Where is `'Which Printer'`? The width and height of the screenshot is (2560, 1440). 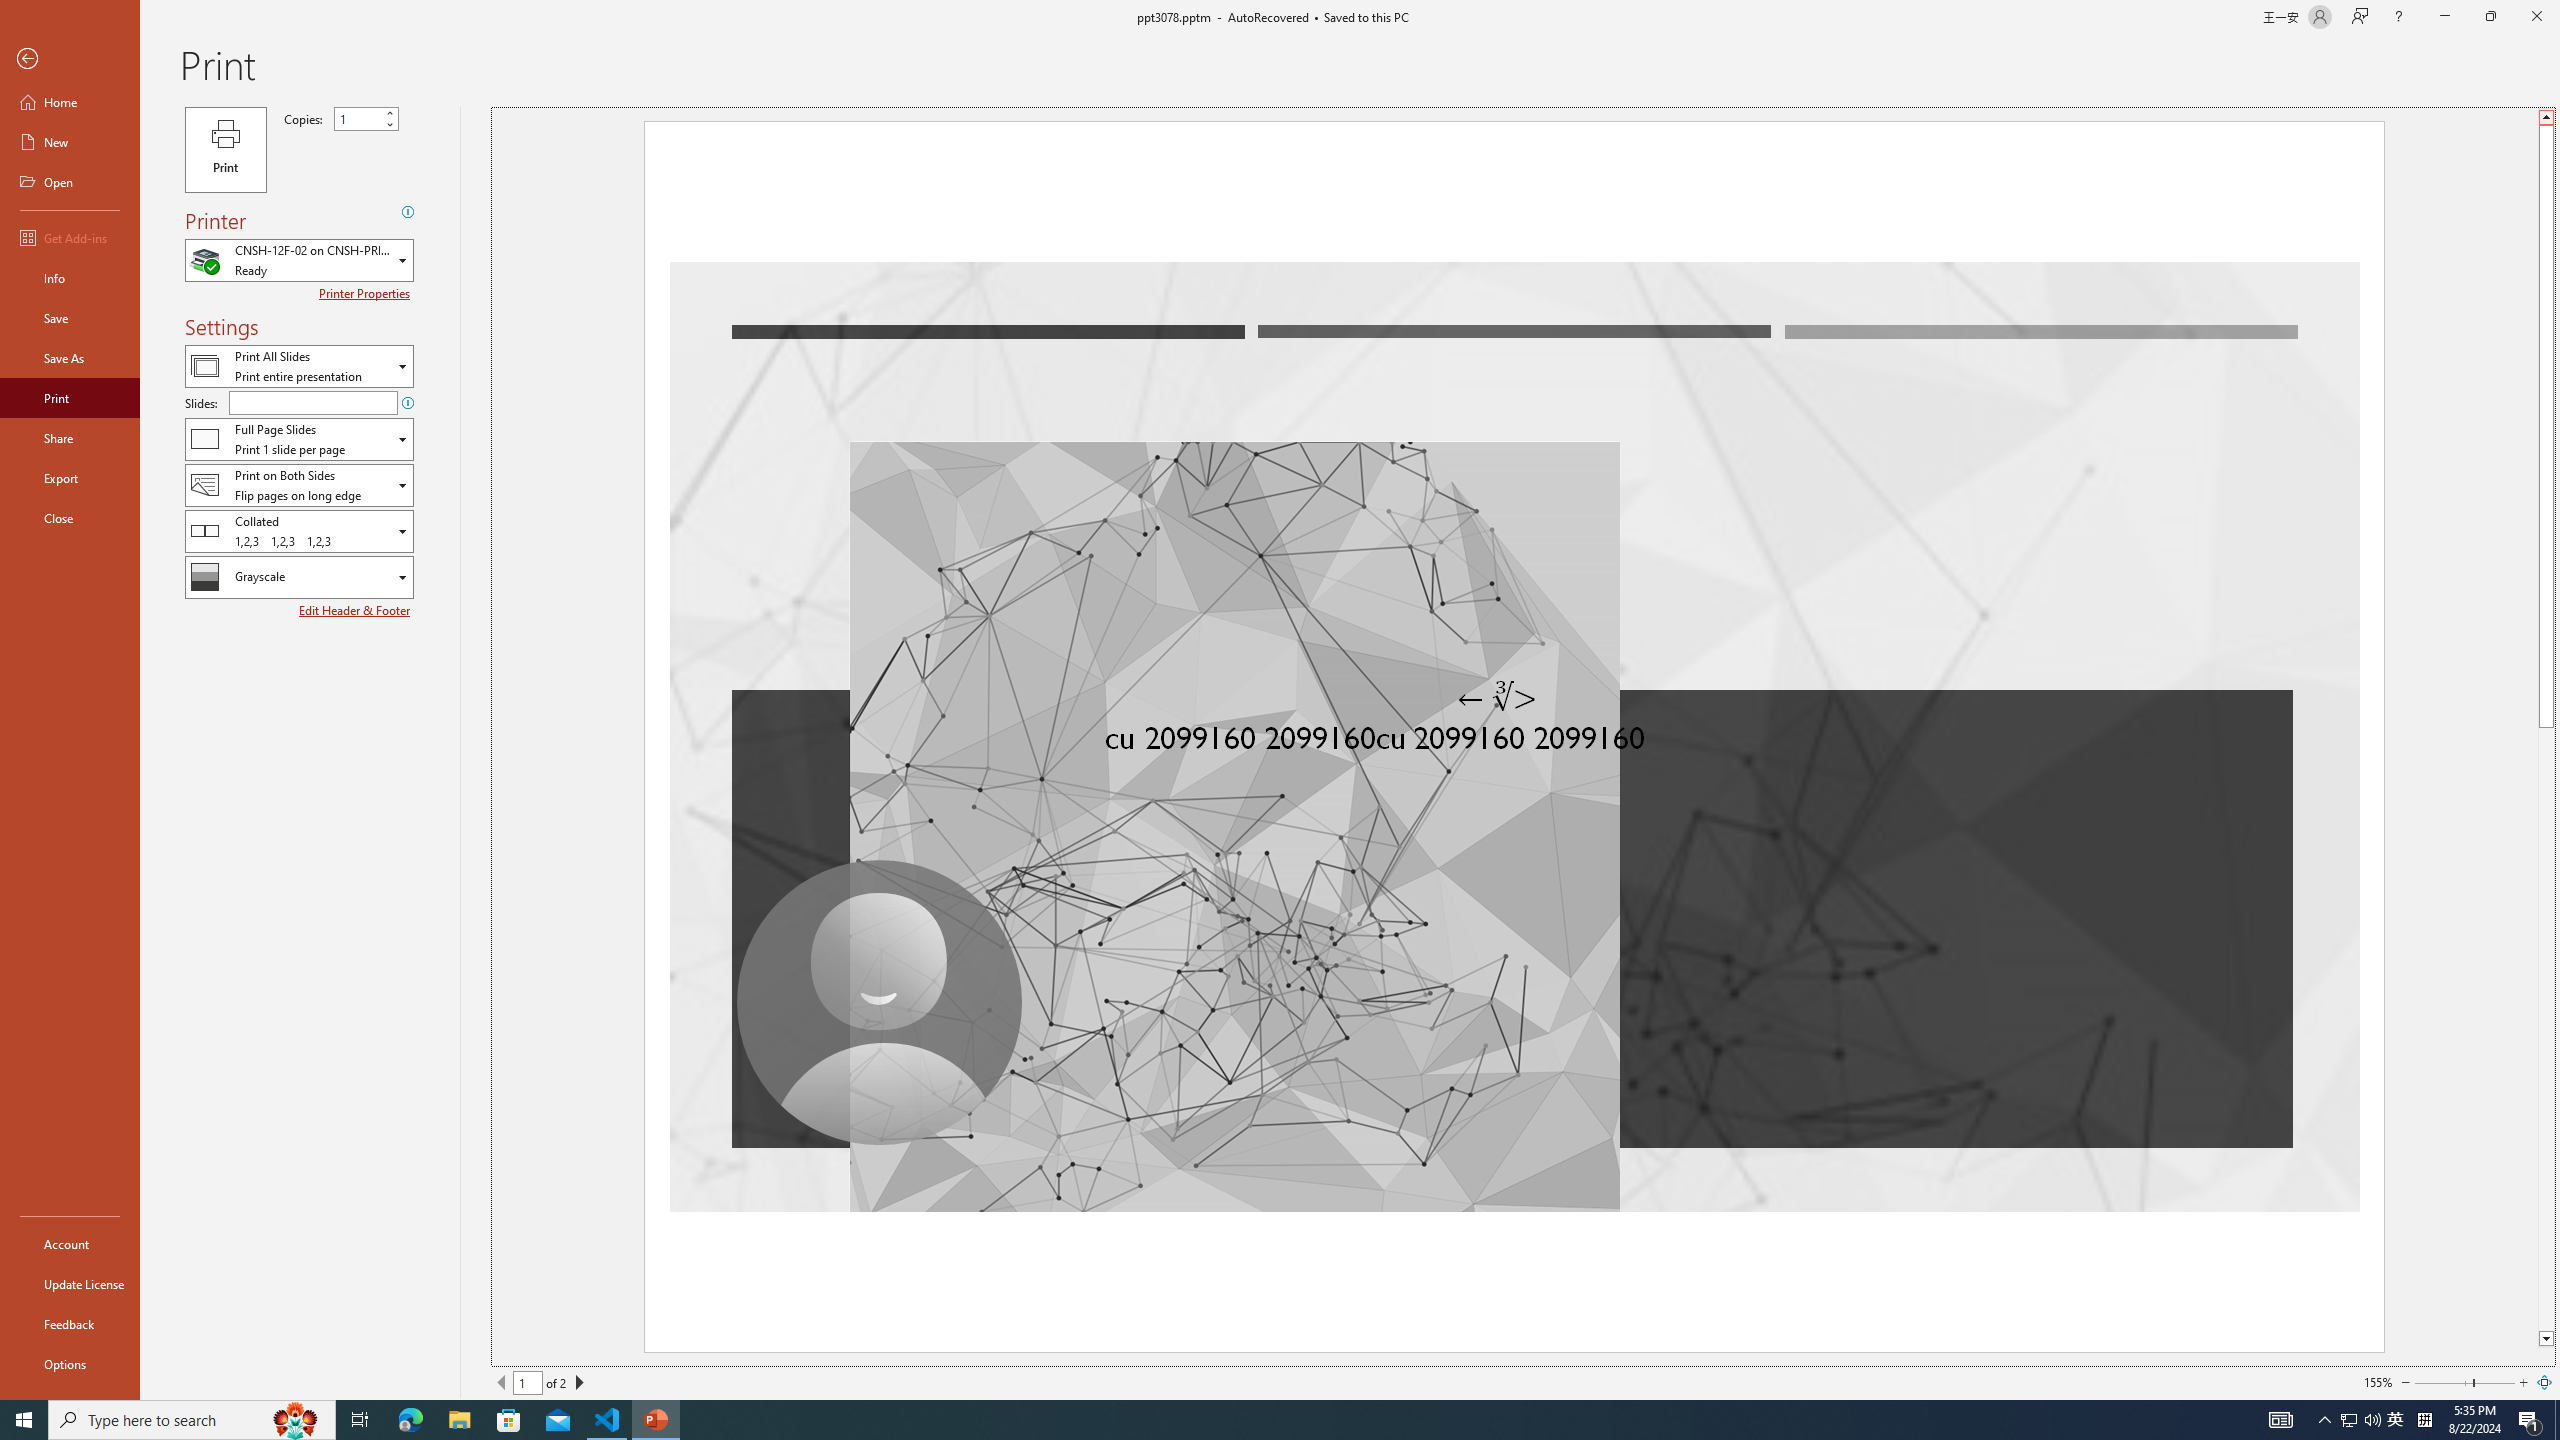
'Which Printer' is located at coordinates (298, 260).